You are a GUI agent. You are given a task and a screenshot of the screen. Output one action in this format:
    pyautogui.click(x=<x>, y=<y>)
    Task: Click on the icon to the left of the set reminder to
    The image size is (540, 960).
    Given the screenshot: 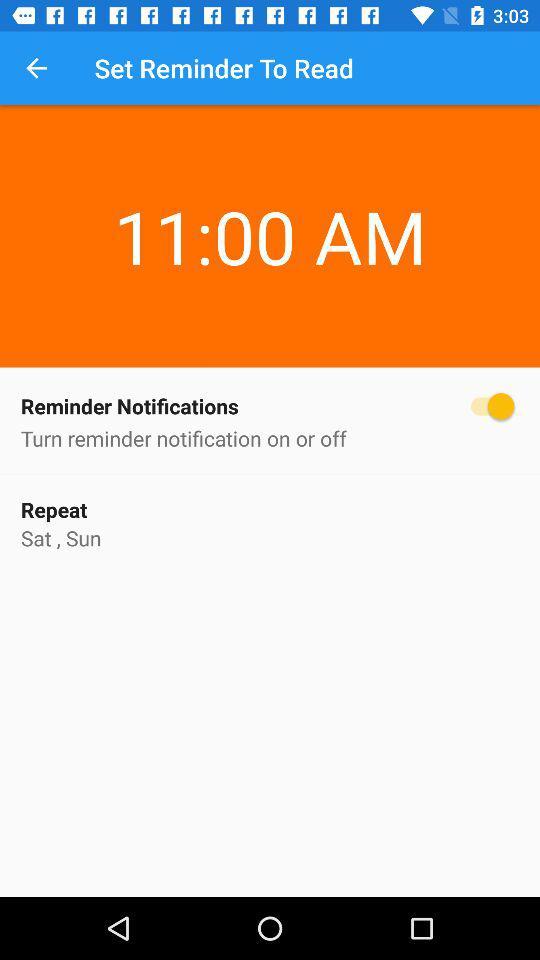 What is the action you would take?
    pyautogui.click(x=36, y=68)
    